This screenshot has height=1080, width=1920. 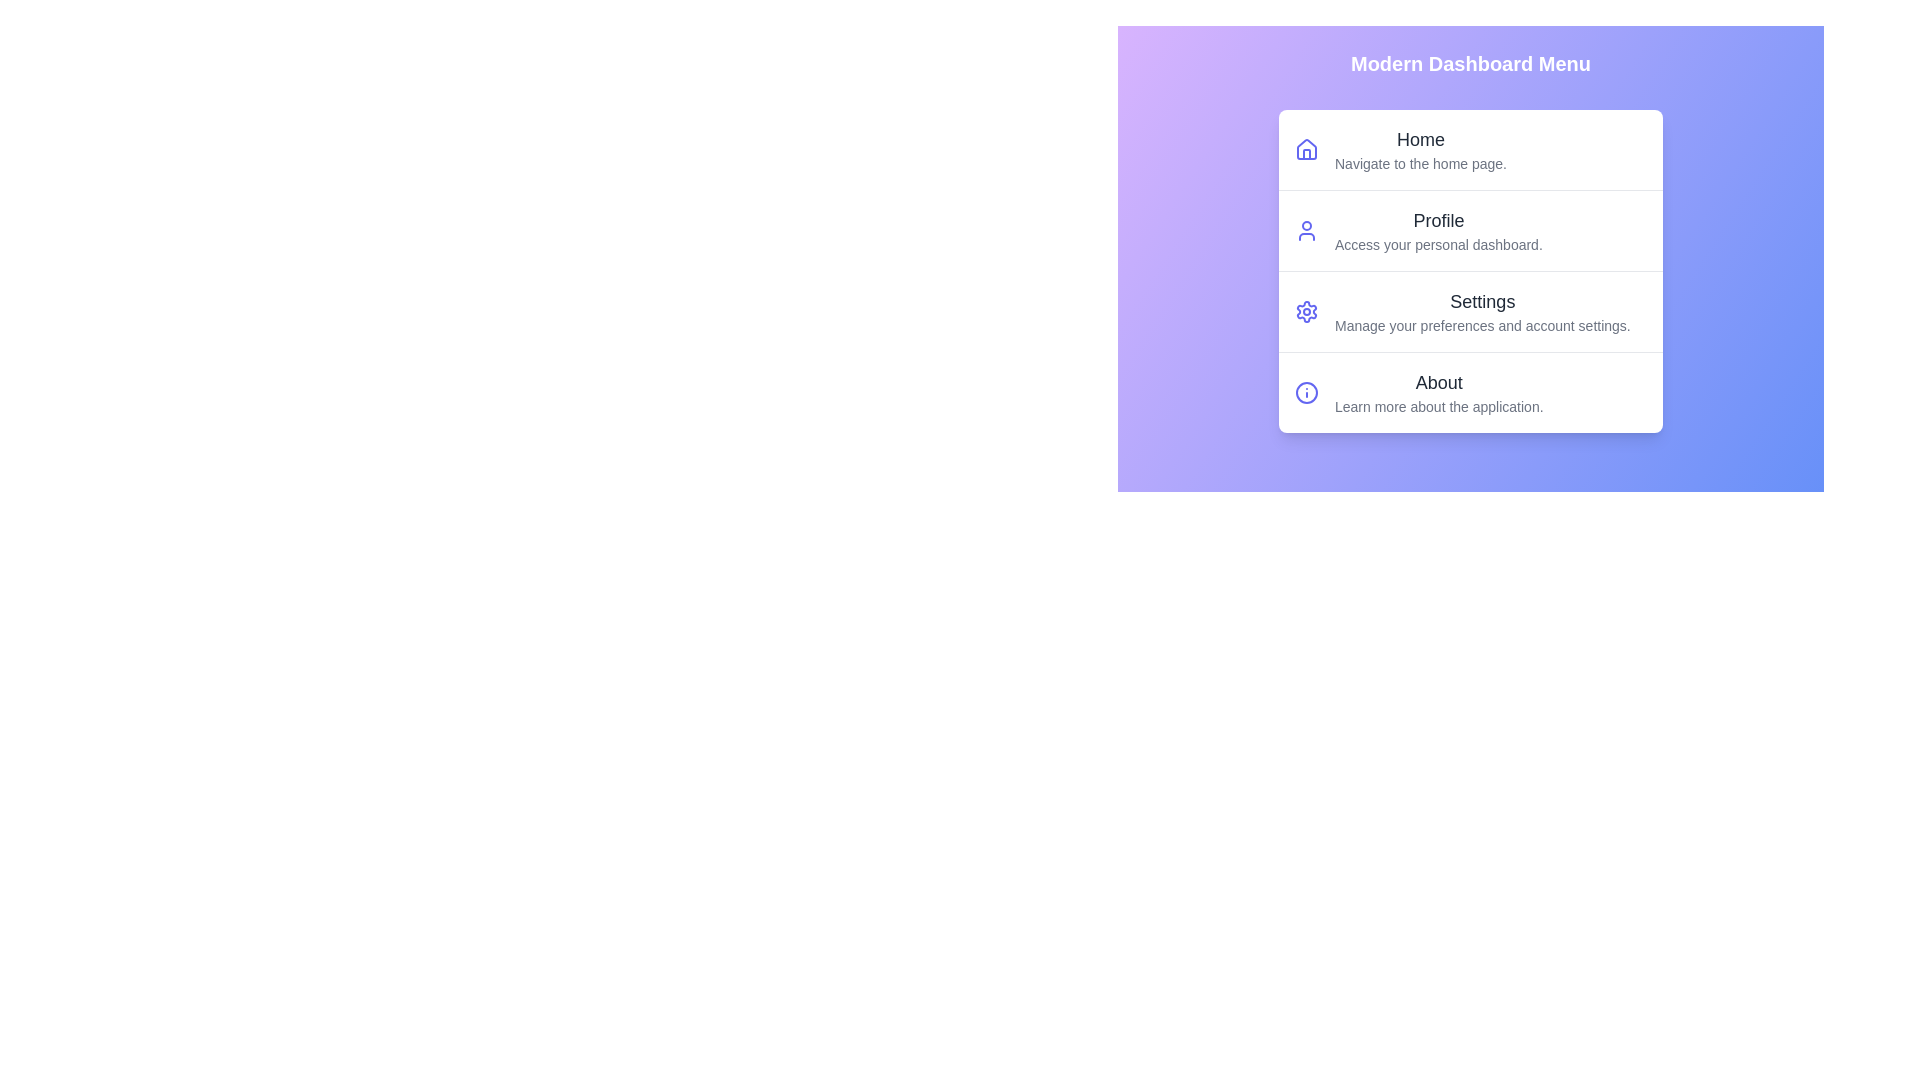 I want to click on the menu item corresponding to Profile, so click(x=1470, y=229).